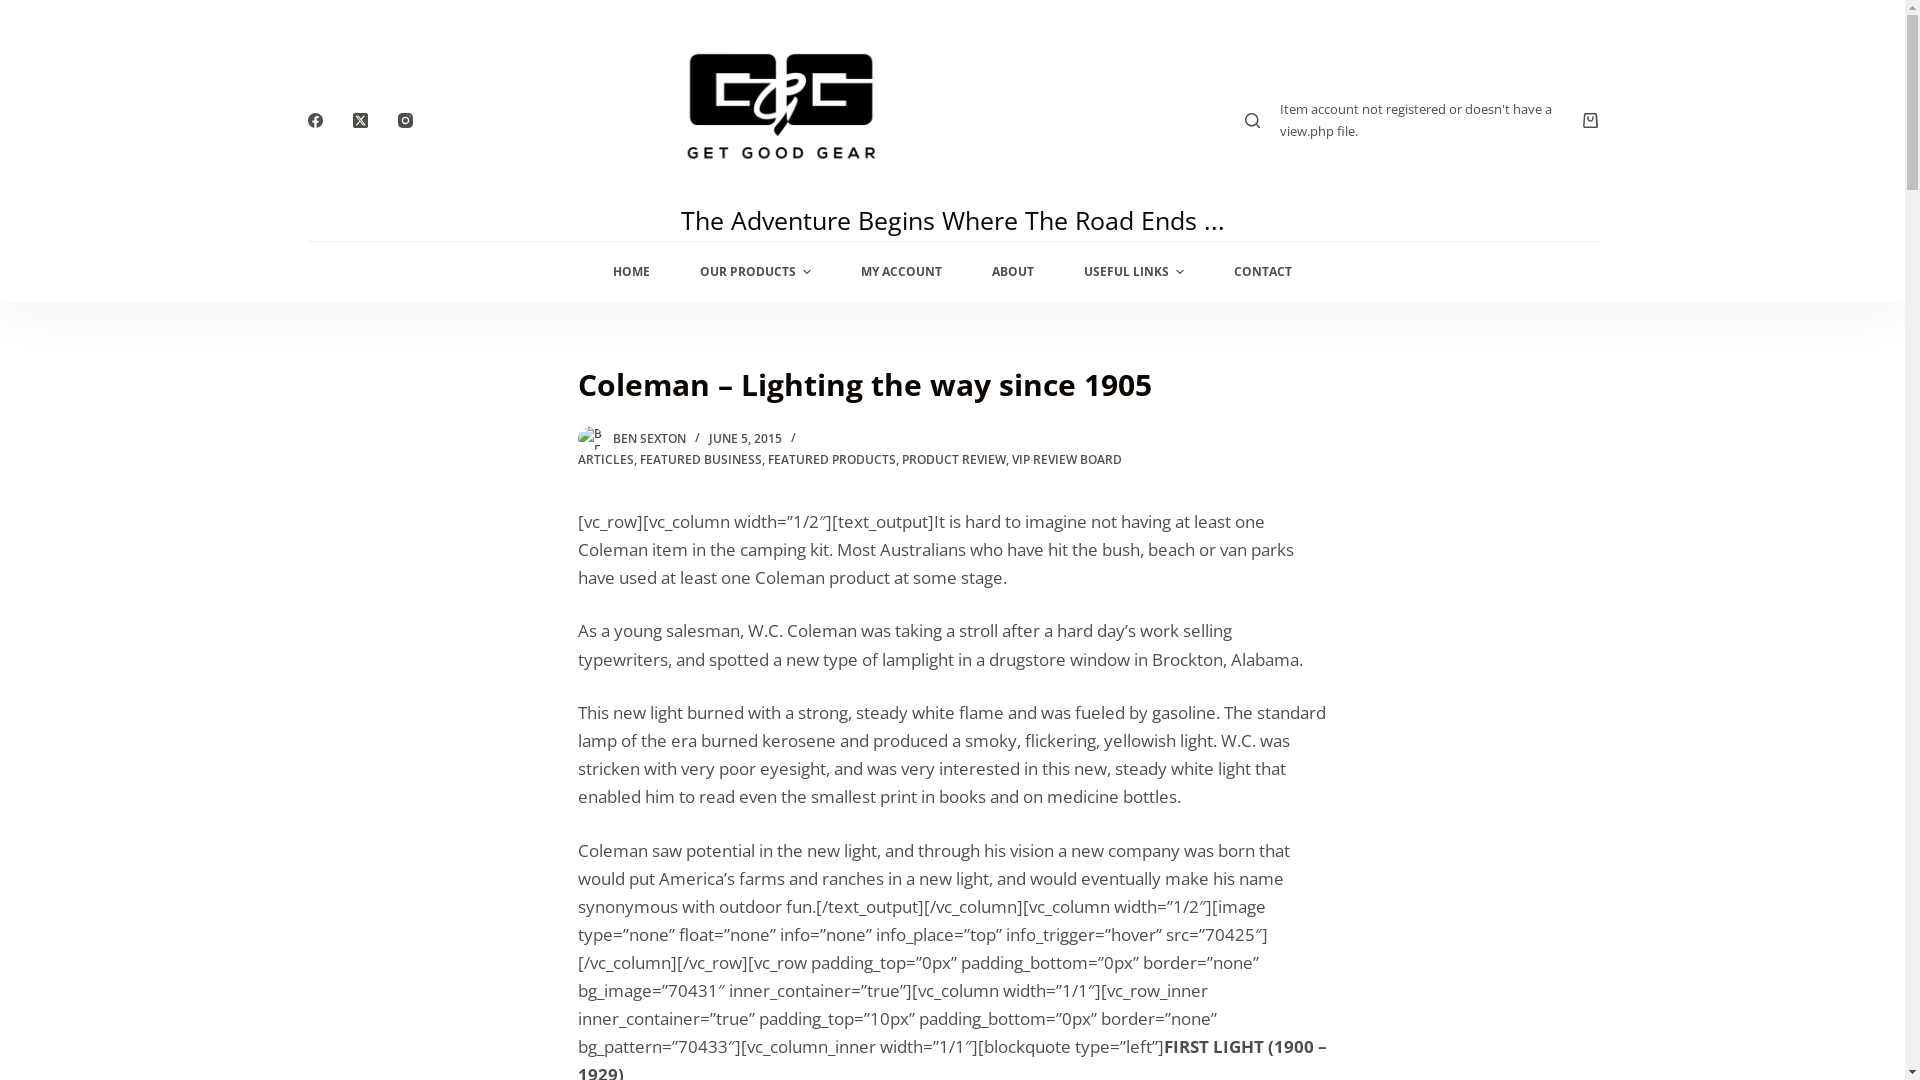 The height and width of the screenshot is (1080, 1920). I want to click on 'CONTACT US', so click(1315, 547).